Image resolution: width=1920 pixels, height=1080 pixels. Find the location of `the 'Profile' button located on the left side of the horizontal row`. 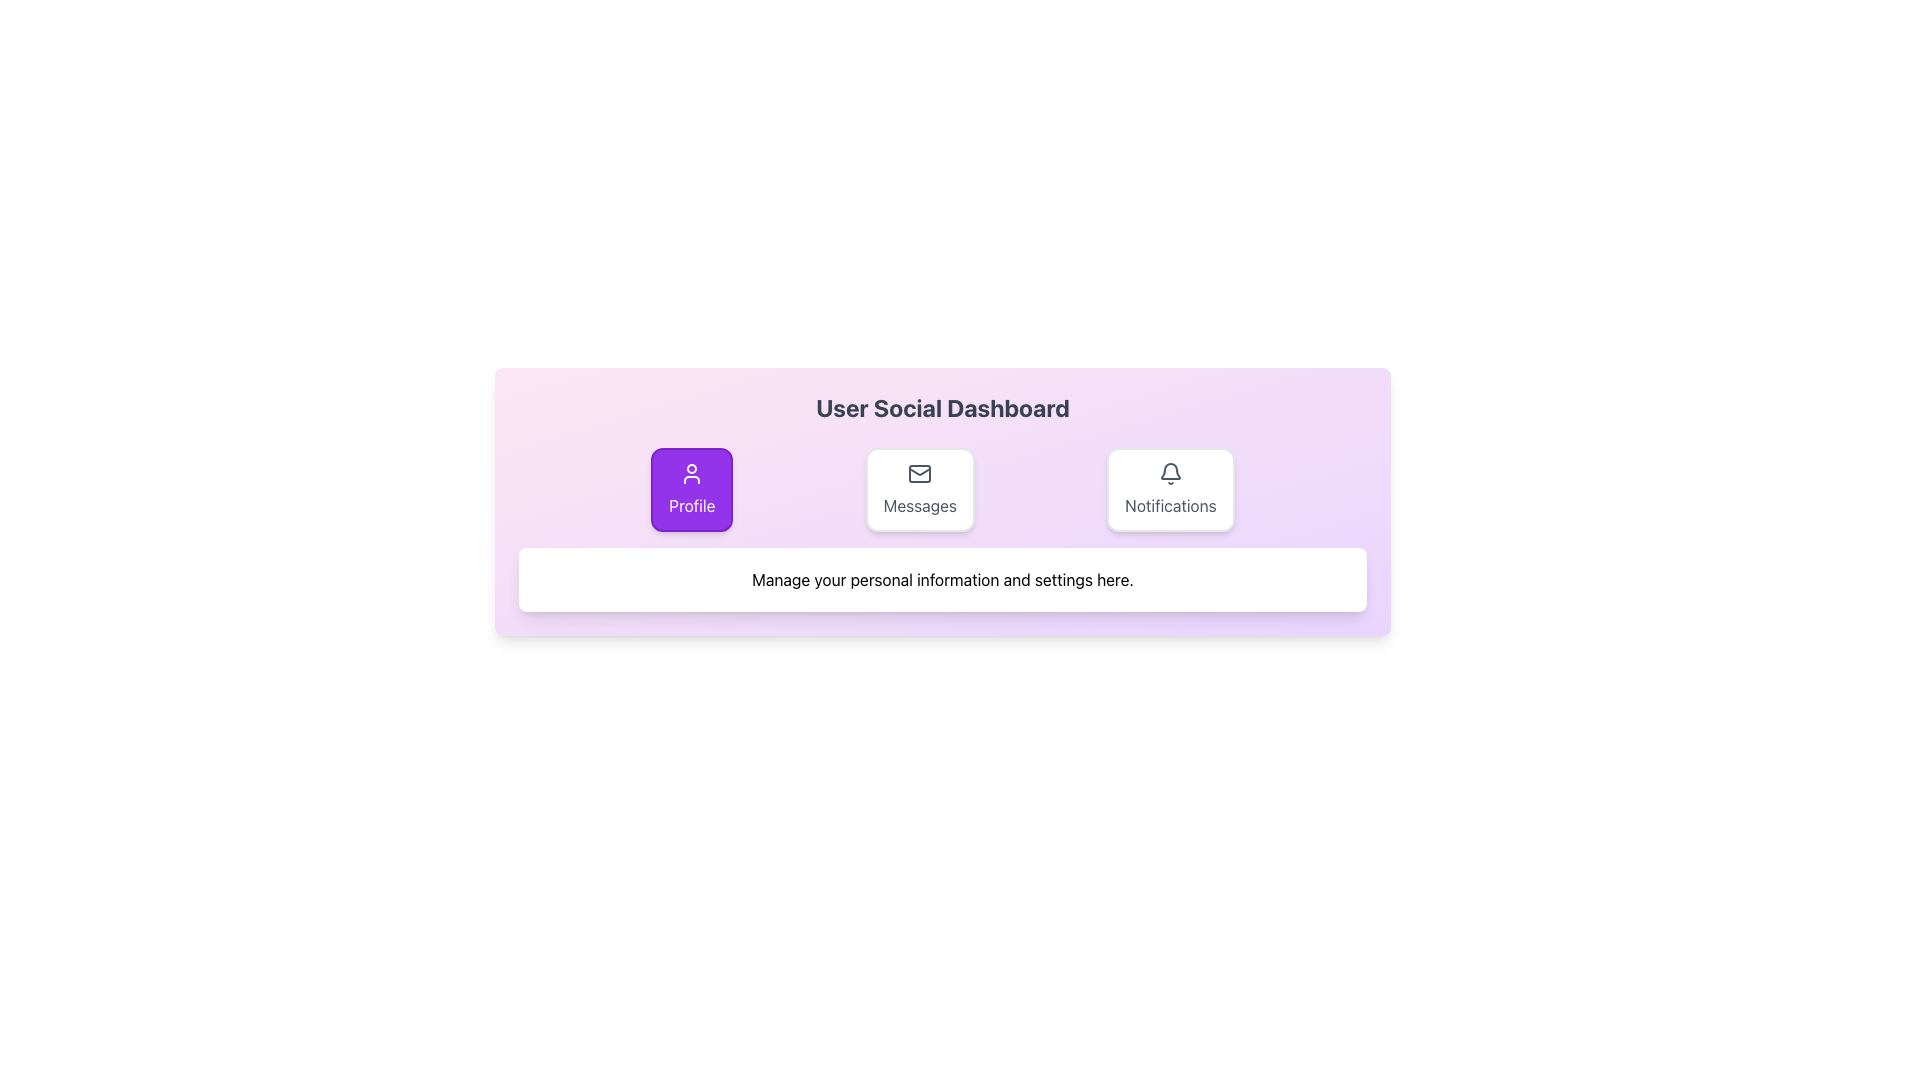

the 'Profile' button located on the left side of the horizontal row is located at coordinates (692, 504).